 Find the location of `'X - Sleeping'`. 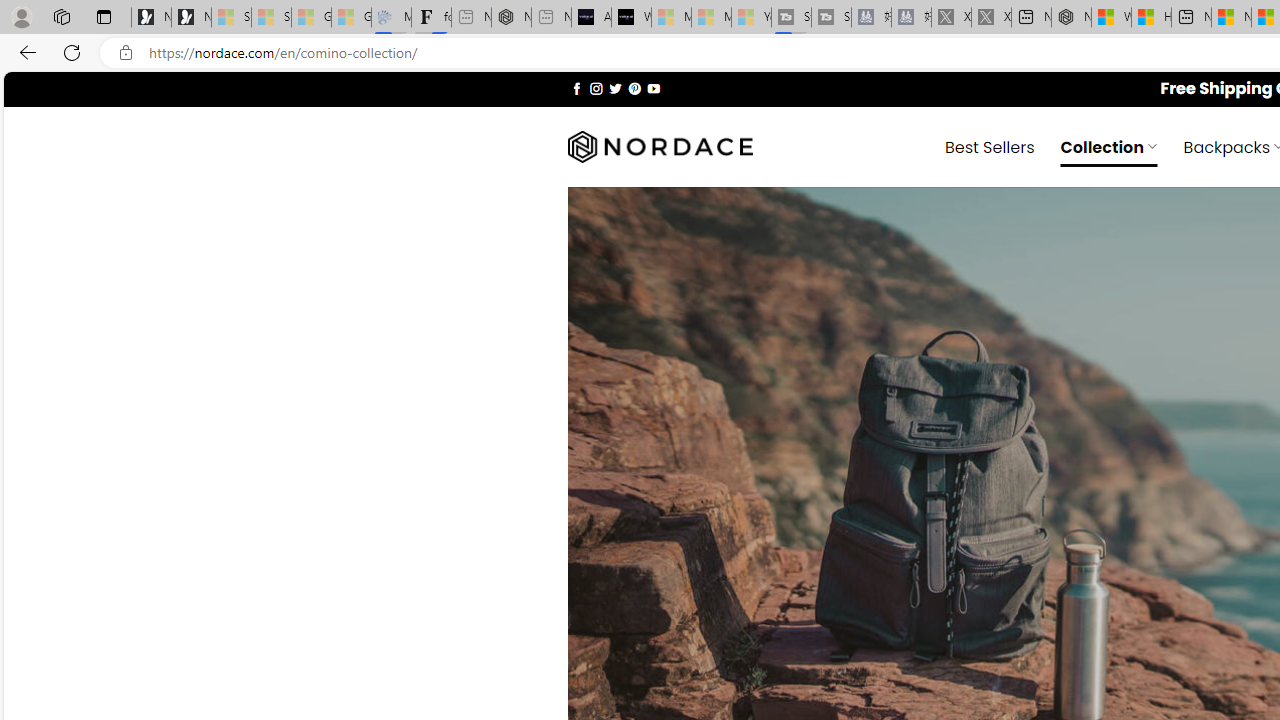

'X - Sleeping' is located at coordinates (991, 17).